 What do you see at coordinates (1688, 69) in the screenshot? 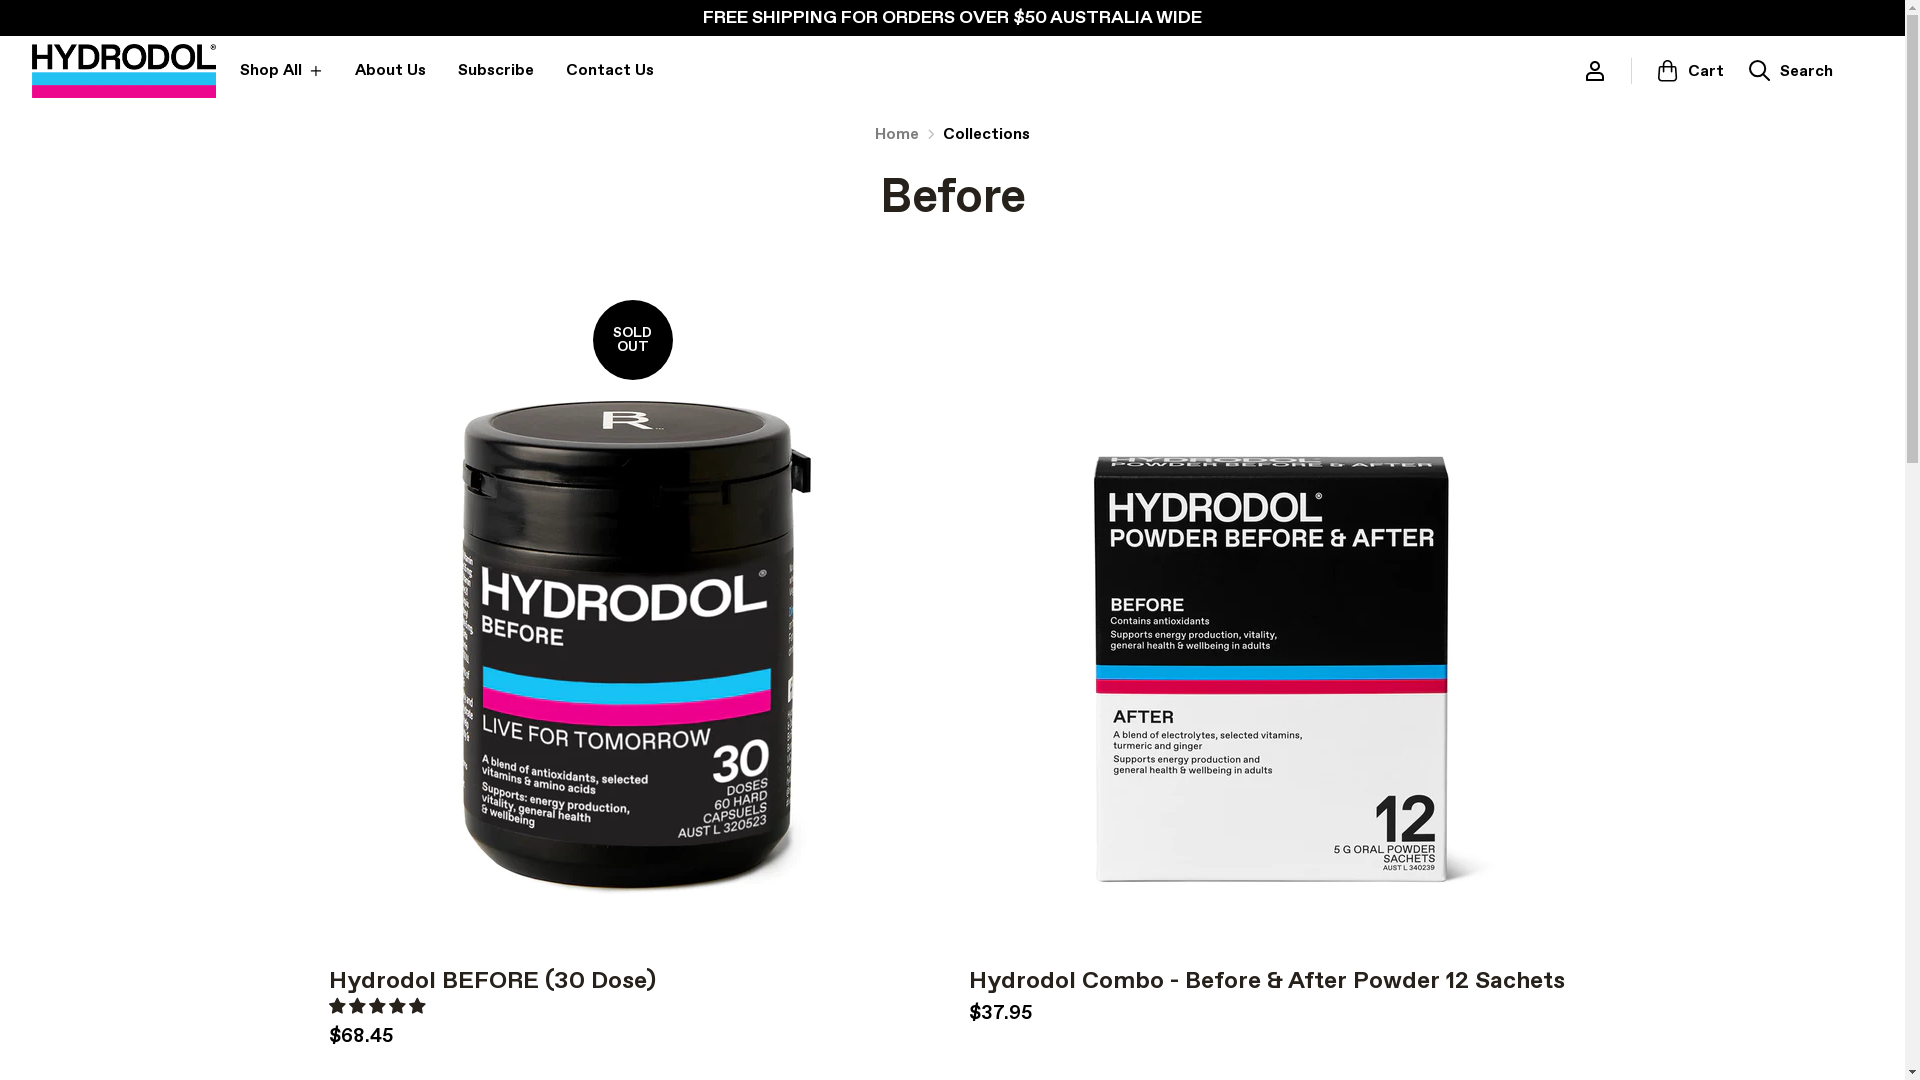
I see `'Cart'` at bounding box center [1688, 69].